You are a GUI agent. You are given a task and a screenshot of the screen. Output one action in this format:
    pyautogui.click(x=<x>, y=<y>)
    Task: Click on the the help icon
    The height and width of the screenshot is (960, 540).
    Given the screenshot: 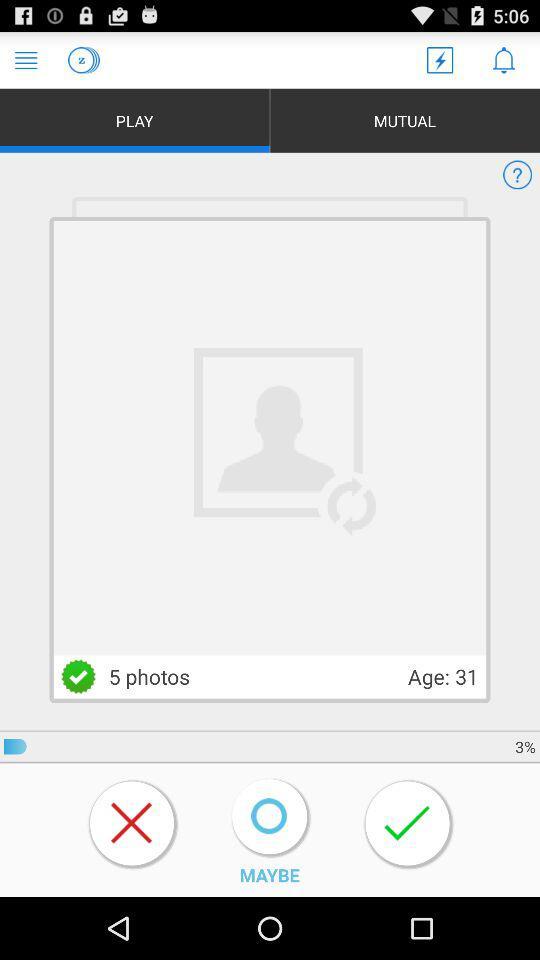 What is the action you would take?
    pyautogui.click(x=517, y=187)
    